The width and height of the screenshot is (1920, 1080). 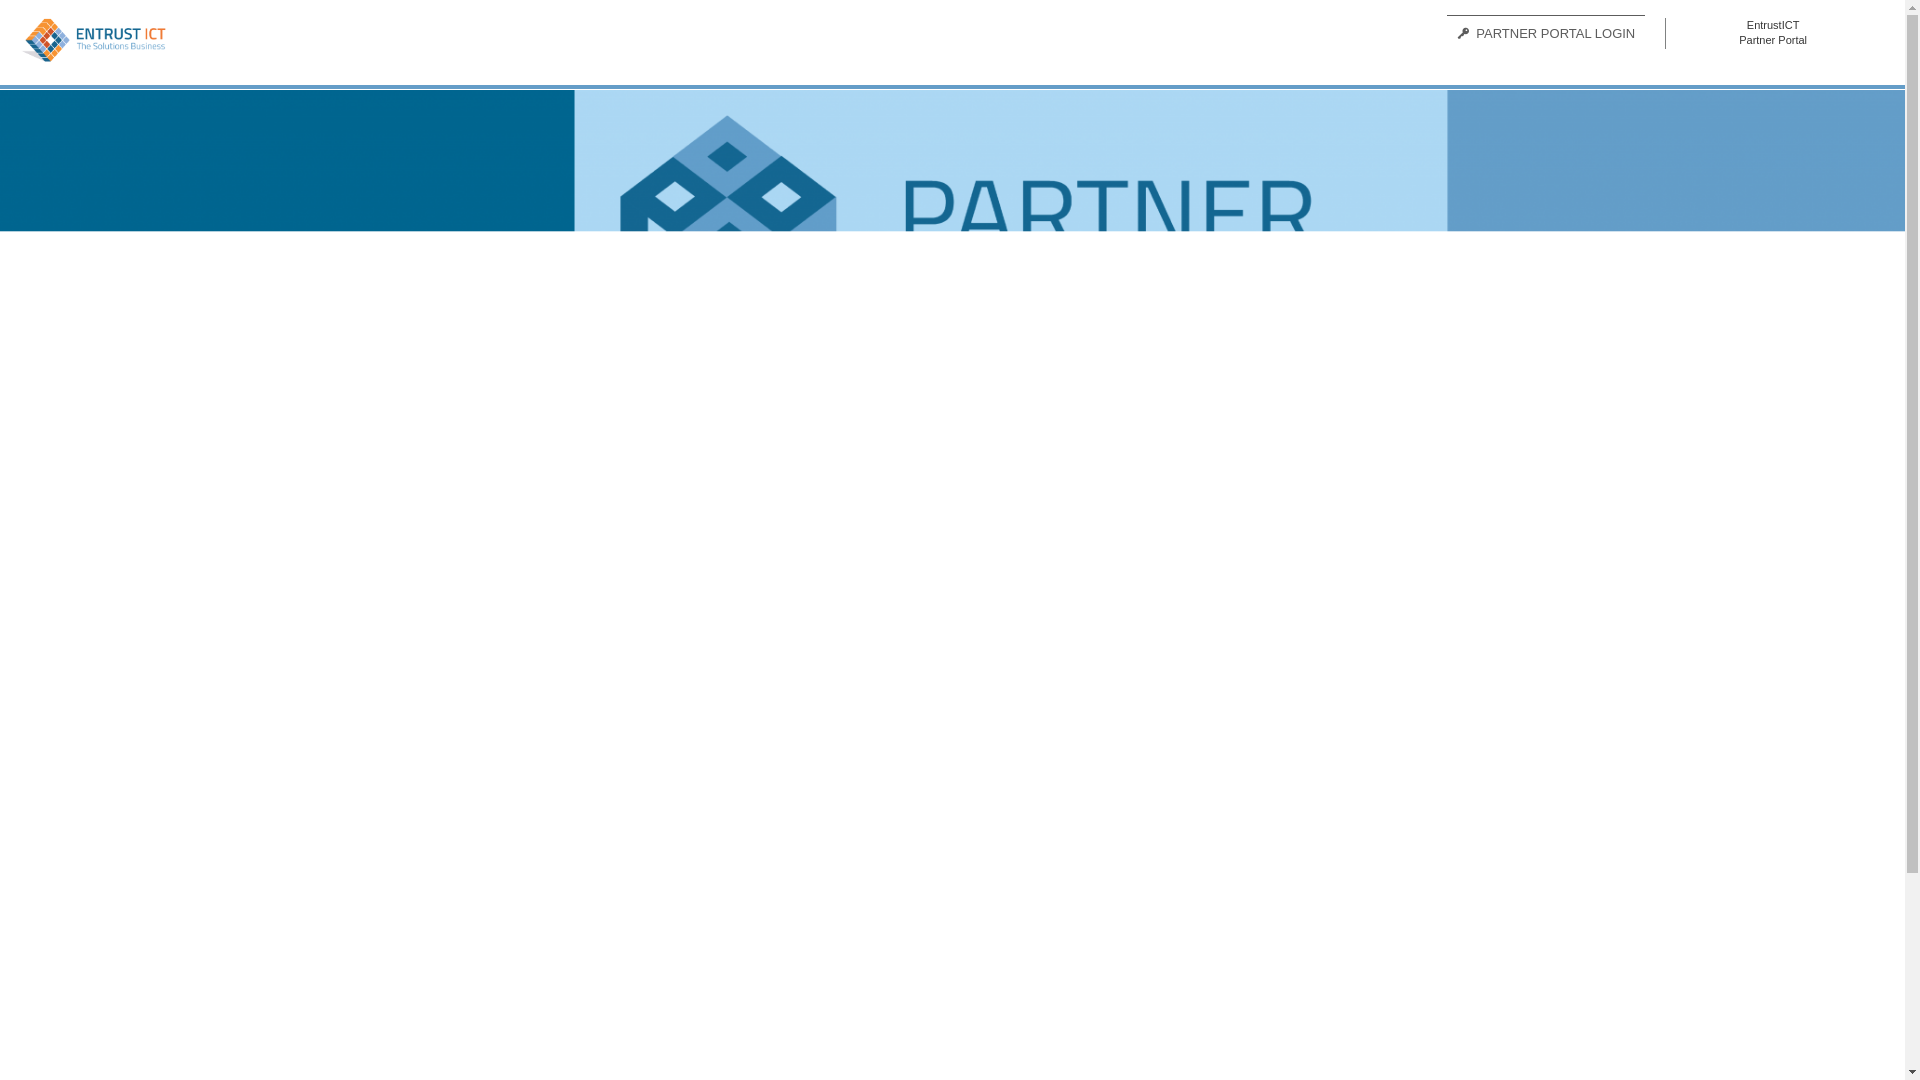 I want to click on 'PARTNER PORTAL LOGIN', so click(x=1544, y=33).